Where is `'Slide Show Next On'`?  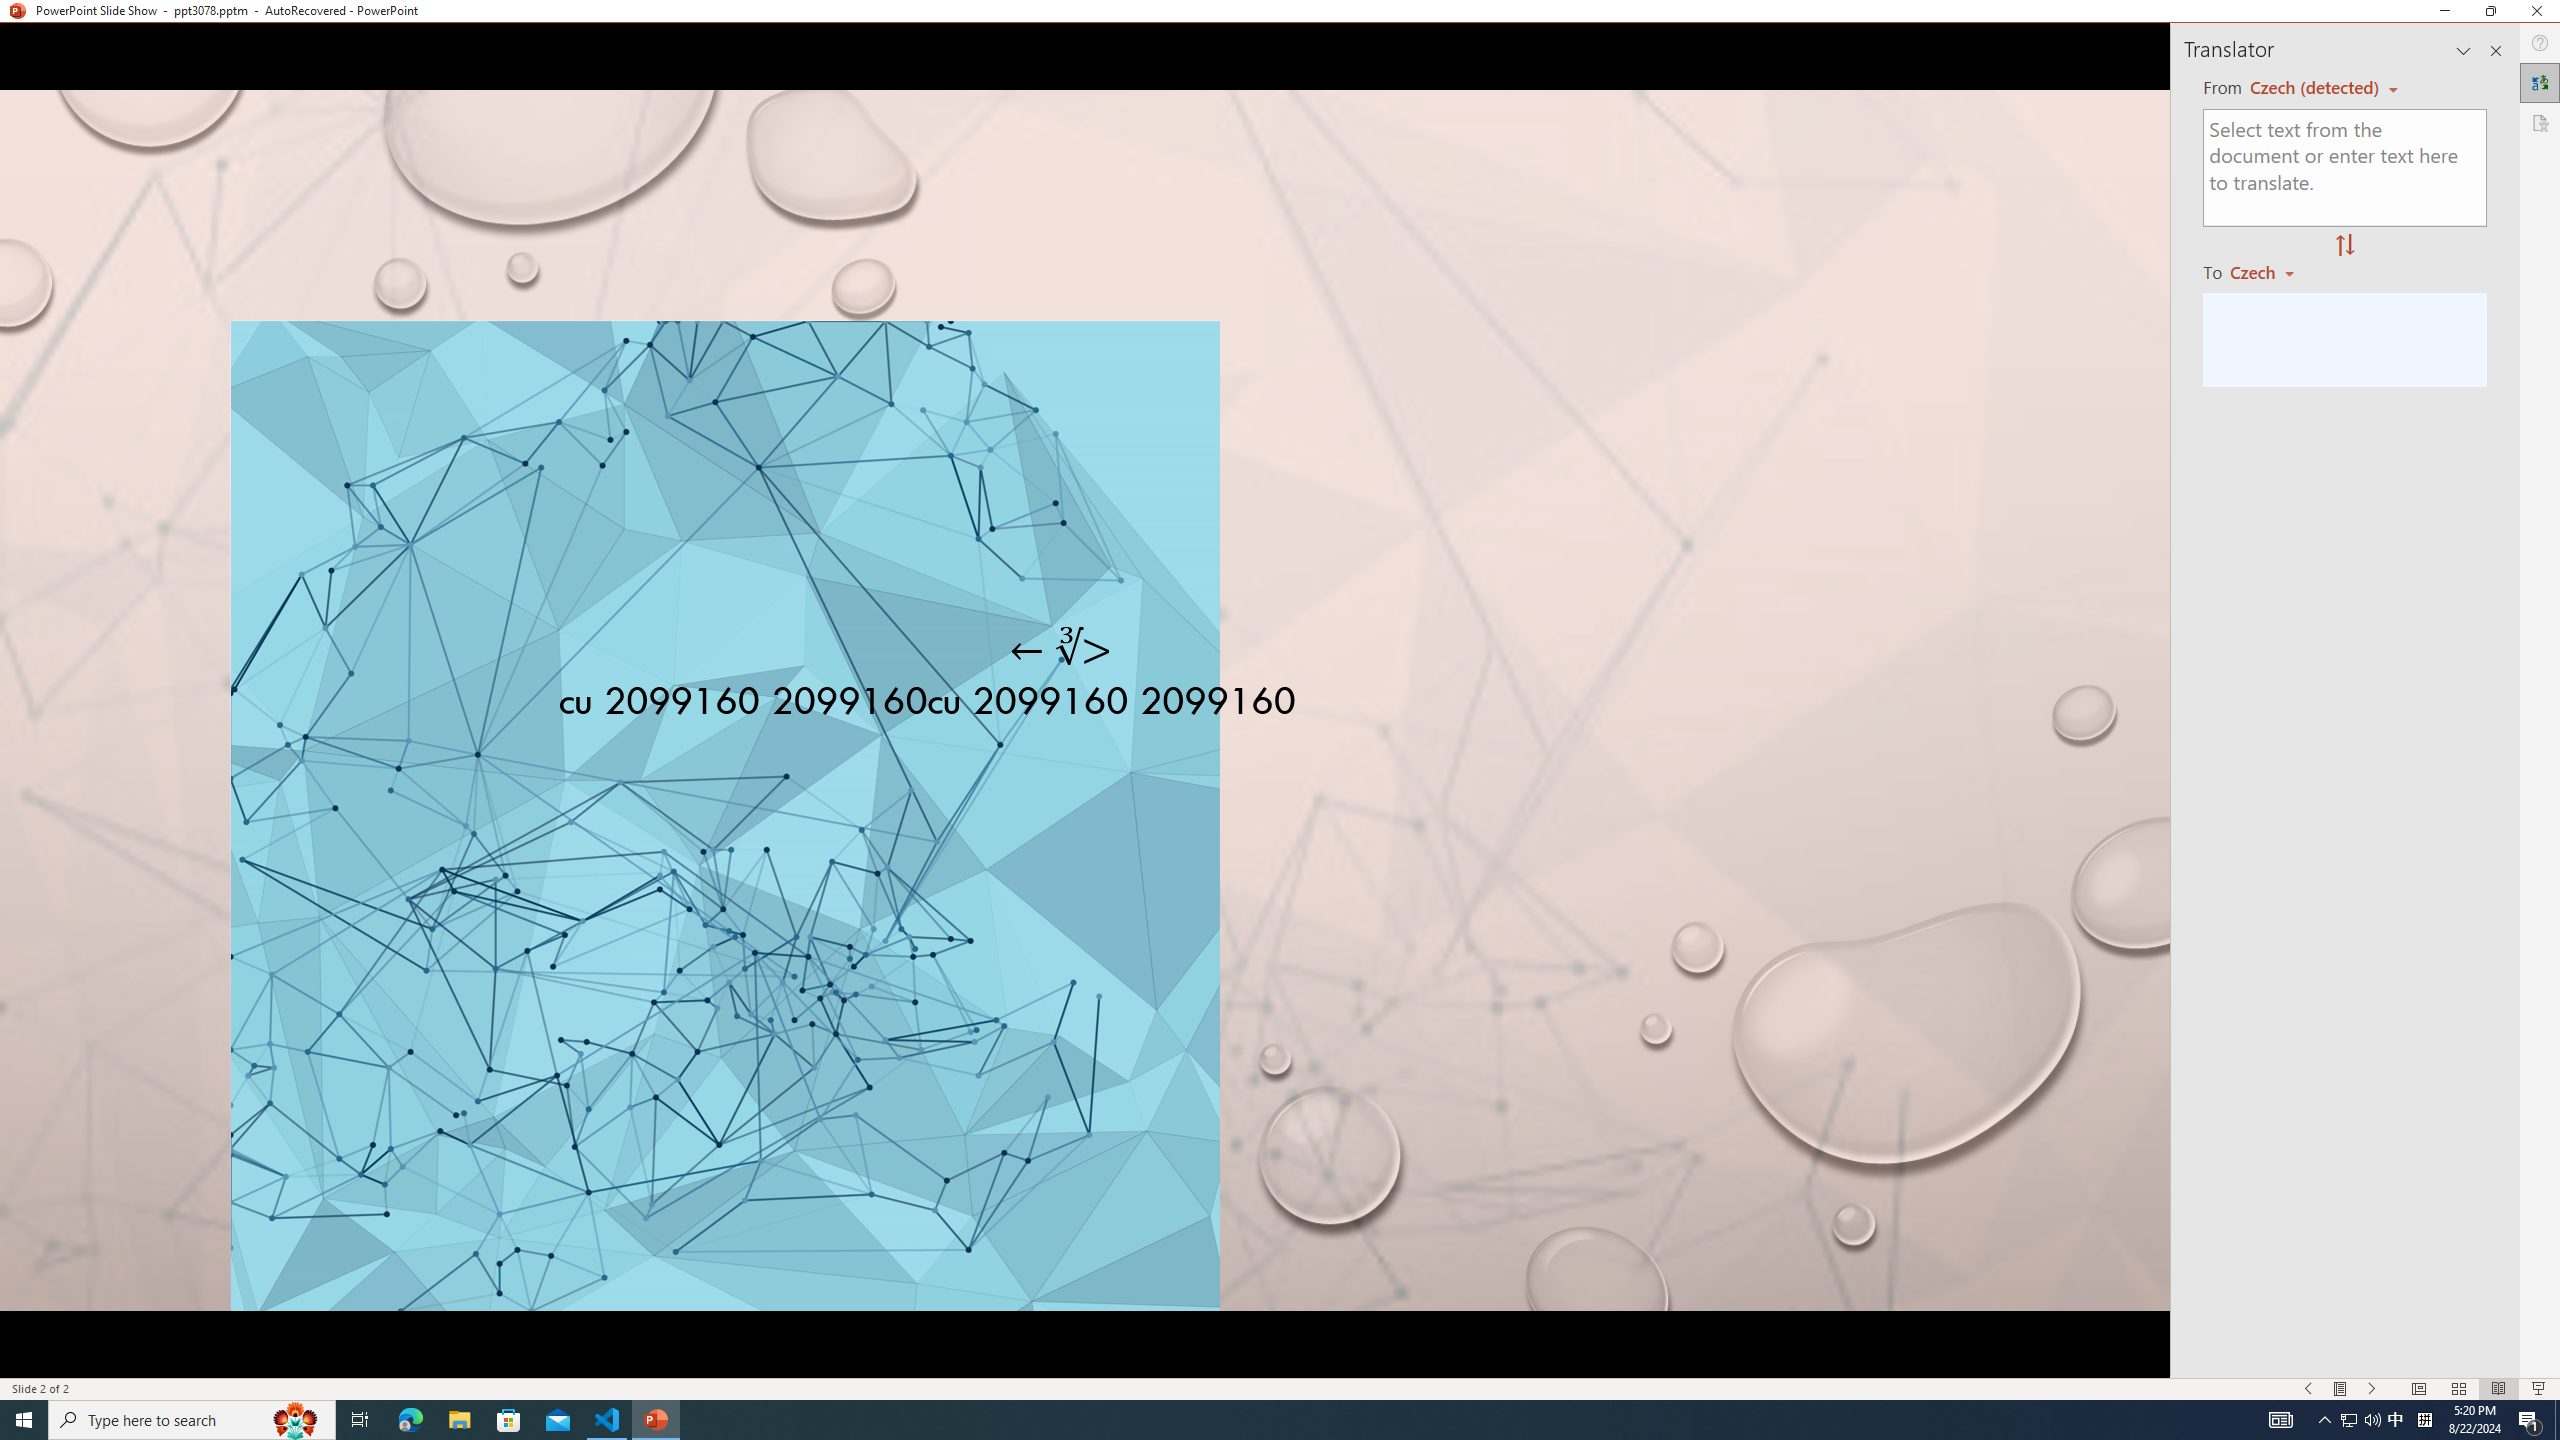 'Slide Show Next On' is located at coordinates (2372, 1389).